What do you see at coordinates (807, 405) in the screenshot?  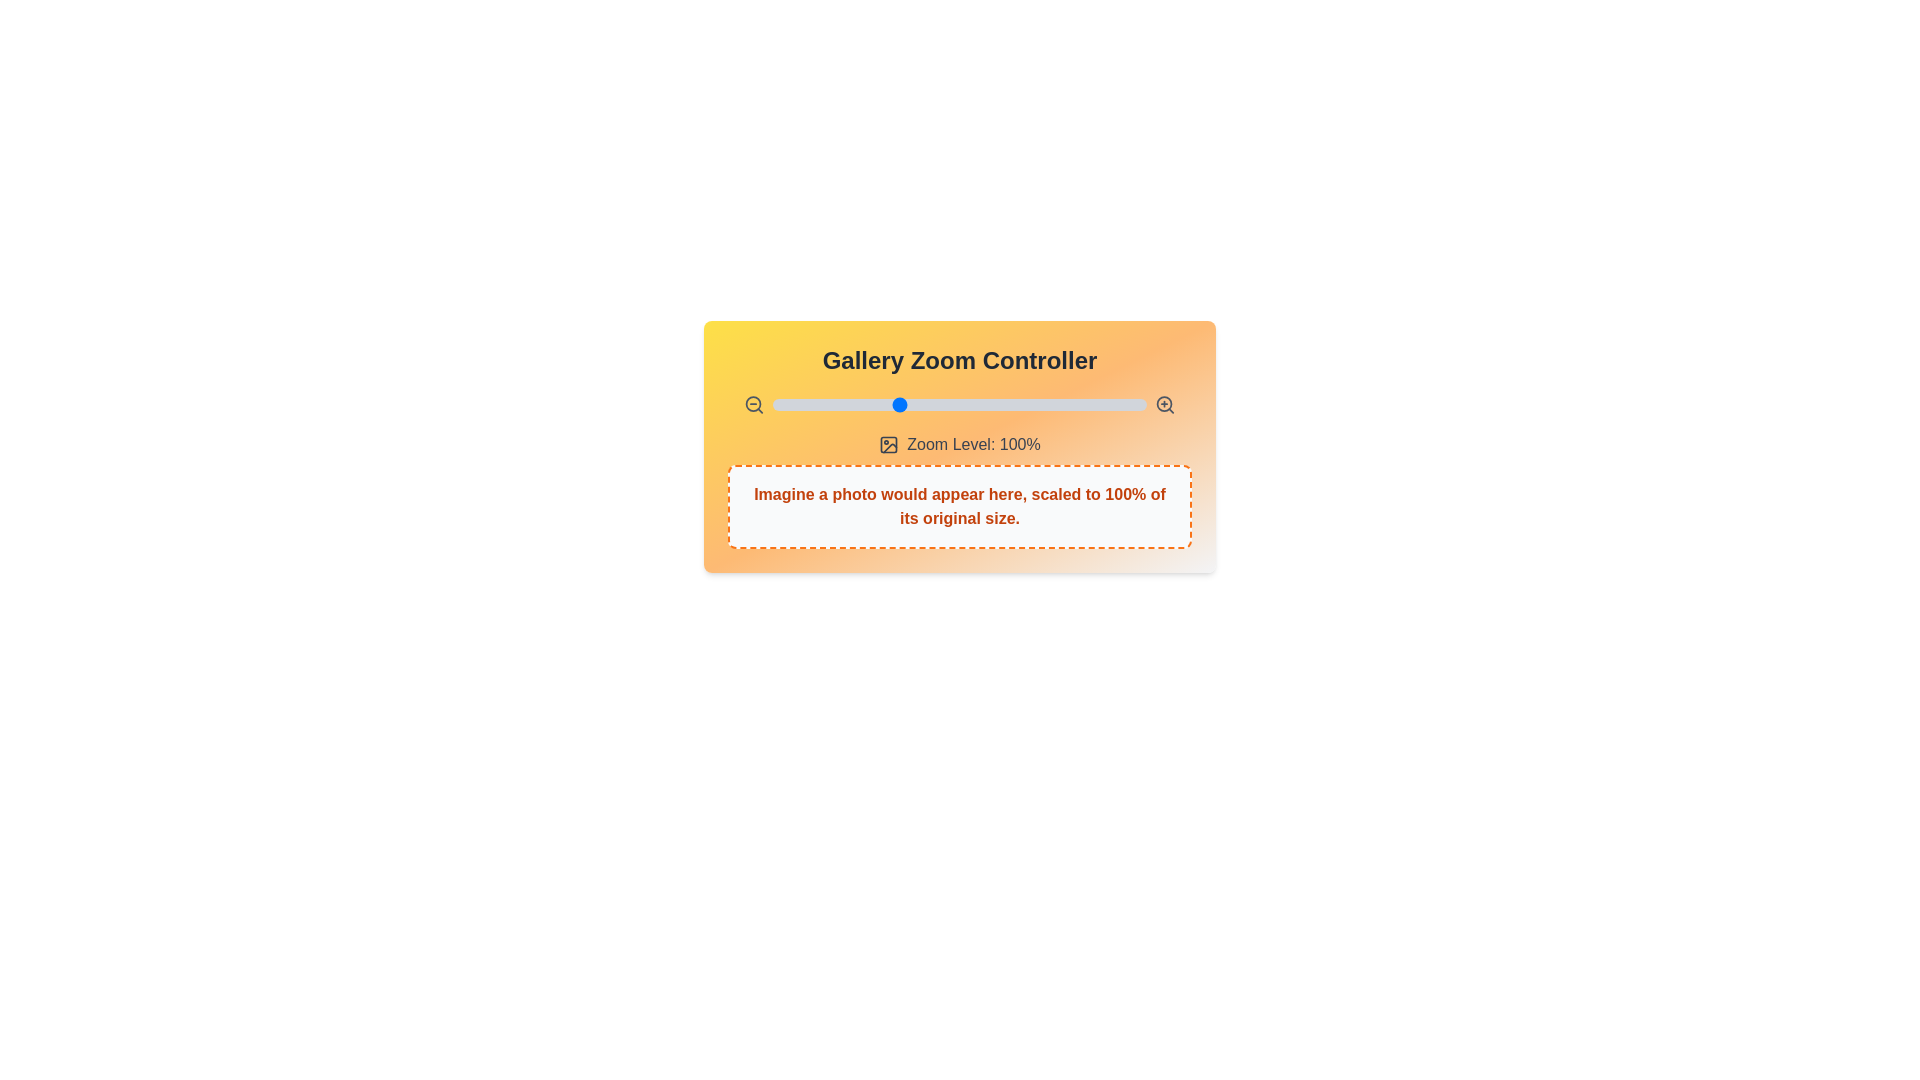 I see `the zoom level to 64% by interacting with the slider` at bounding box center [807, 405].